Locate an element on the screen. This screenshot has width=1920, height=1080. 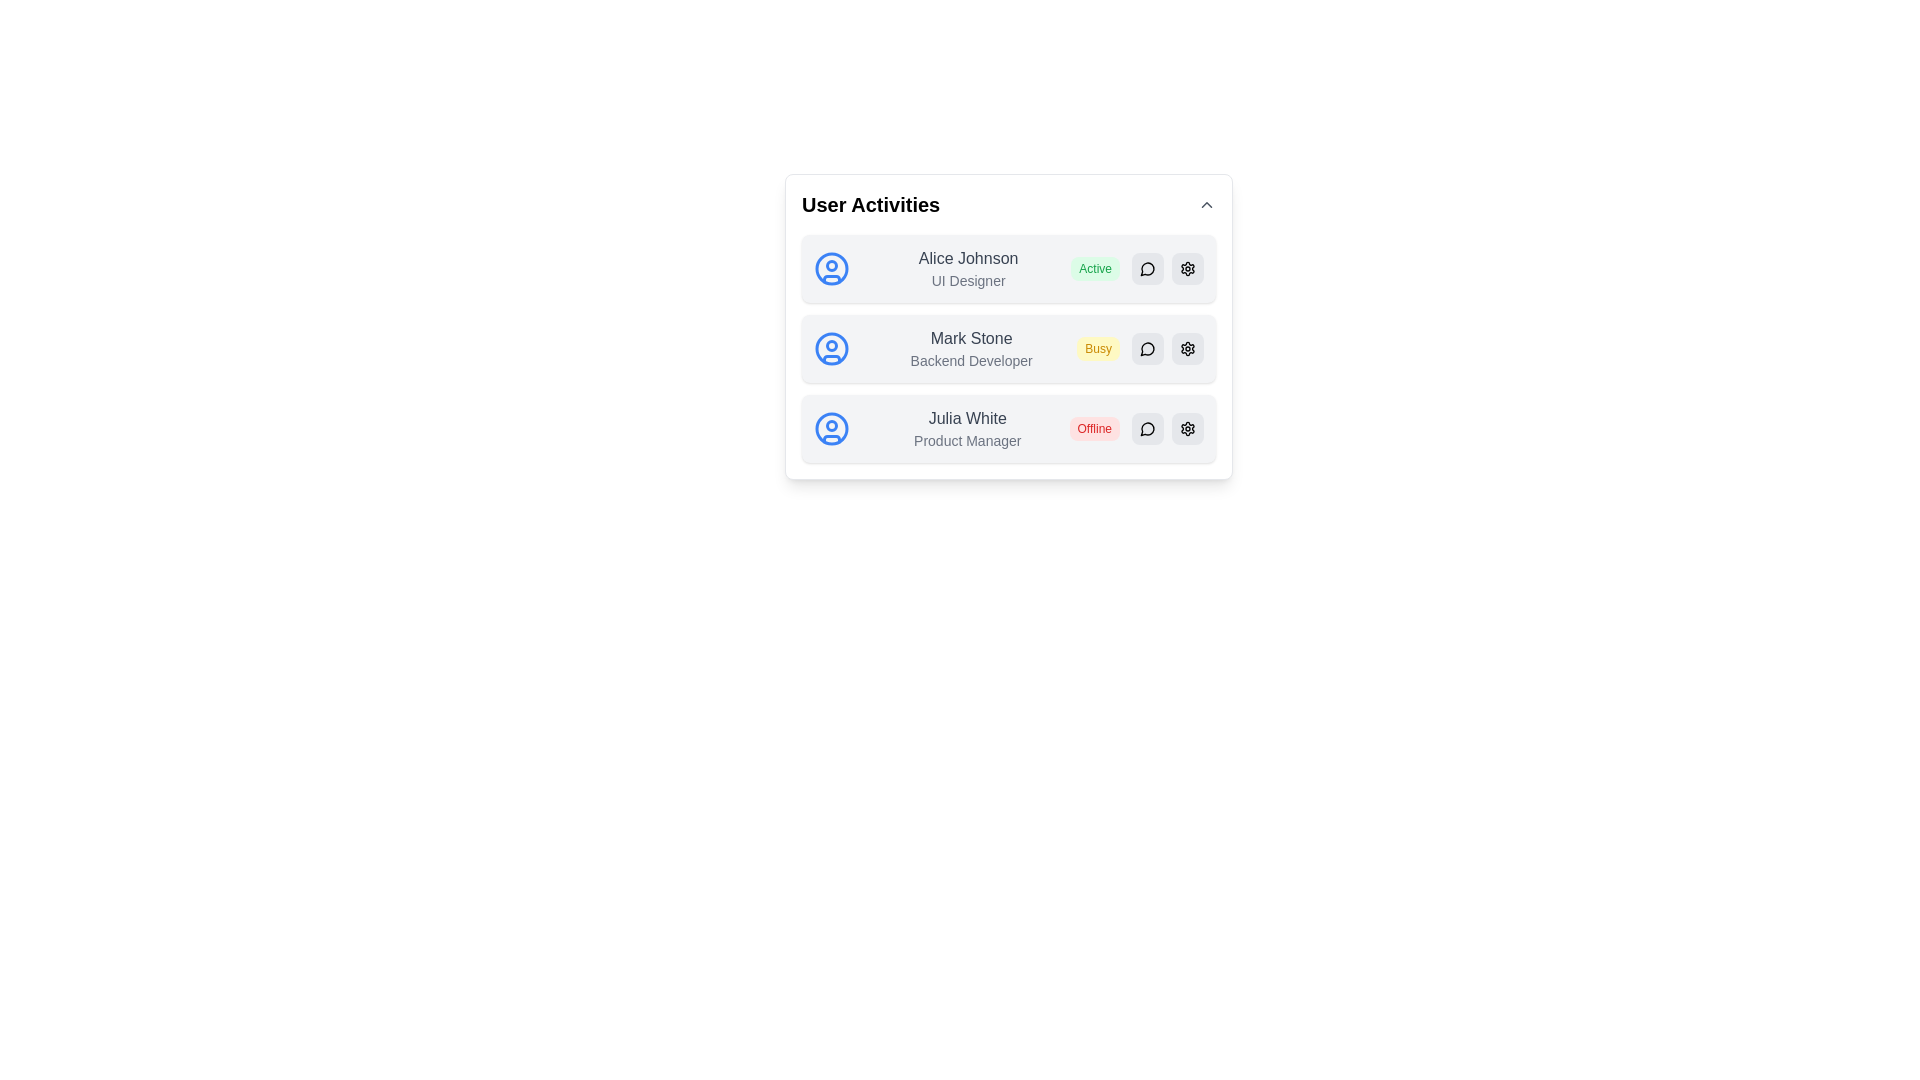
the user icon represented as a filled circle with a blue outline and white interior, located in the 'User Activities' section as the second user item in a vertical list is located at coordinates (831, 345).